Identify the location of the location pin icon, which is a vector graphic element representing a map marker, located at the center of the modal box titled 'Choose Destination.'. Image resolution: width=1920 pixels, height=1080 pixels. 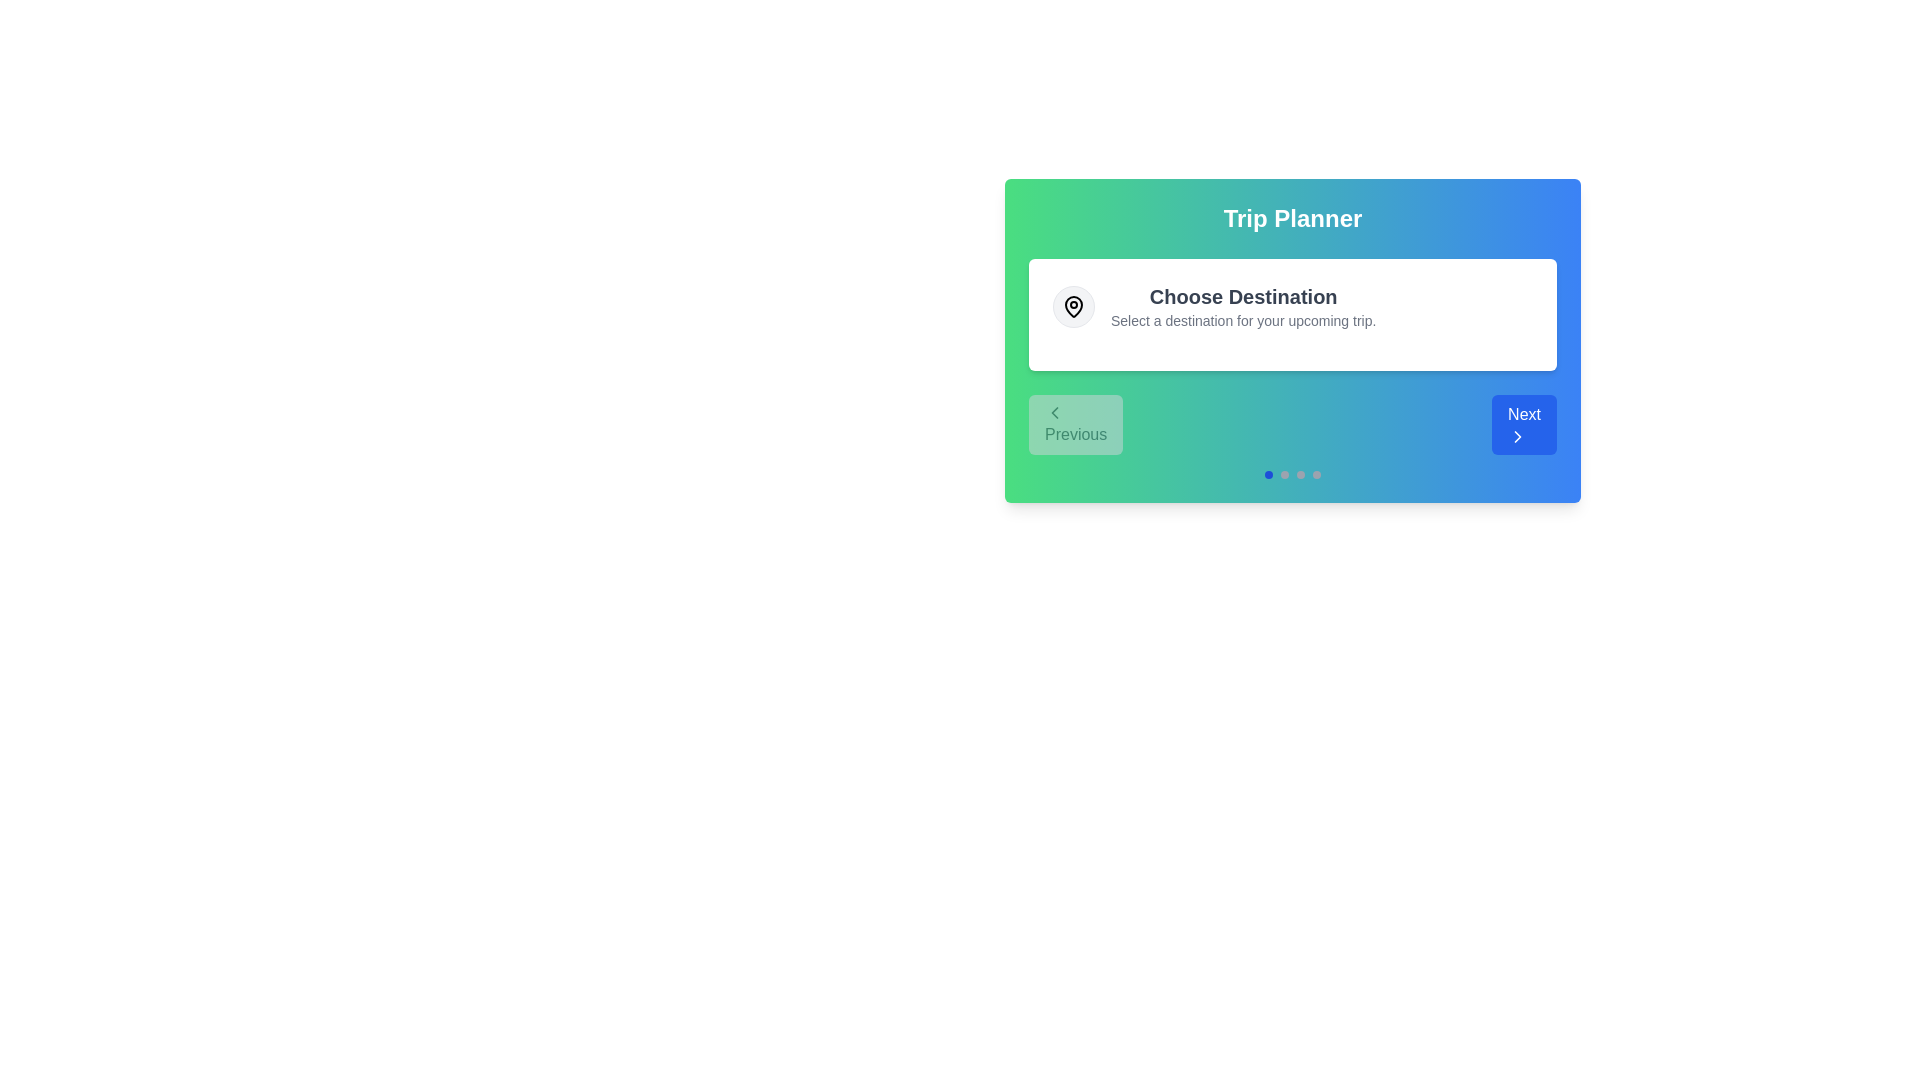
(1073, 305).